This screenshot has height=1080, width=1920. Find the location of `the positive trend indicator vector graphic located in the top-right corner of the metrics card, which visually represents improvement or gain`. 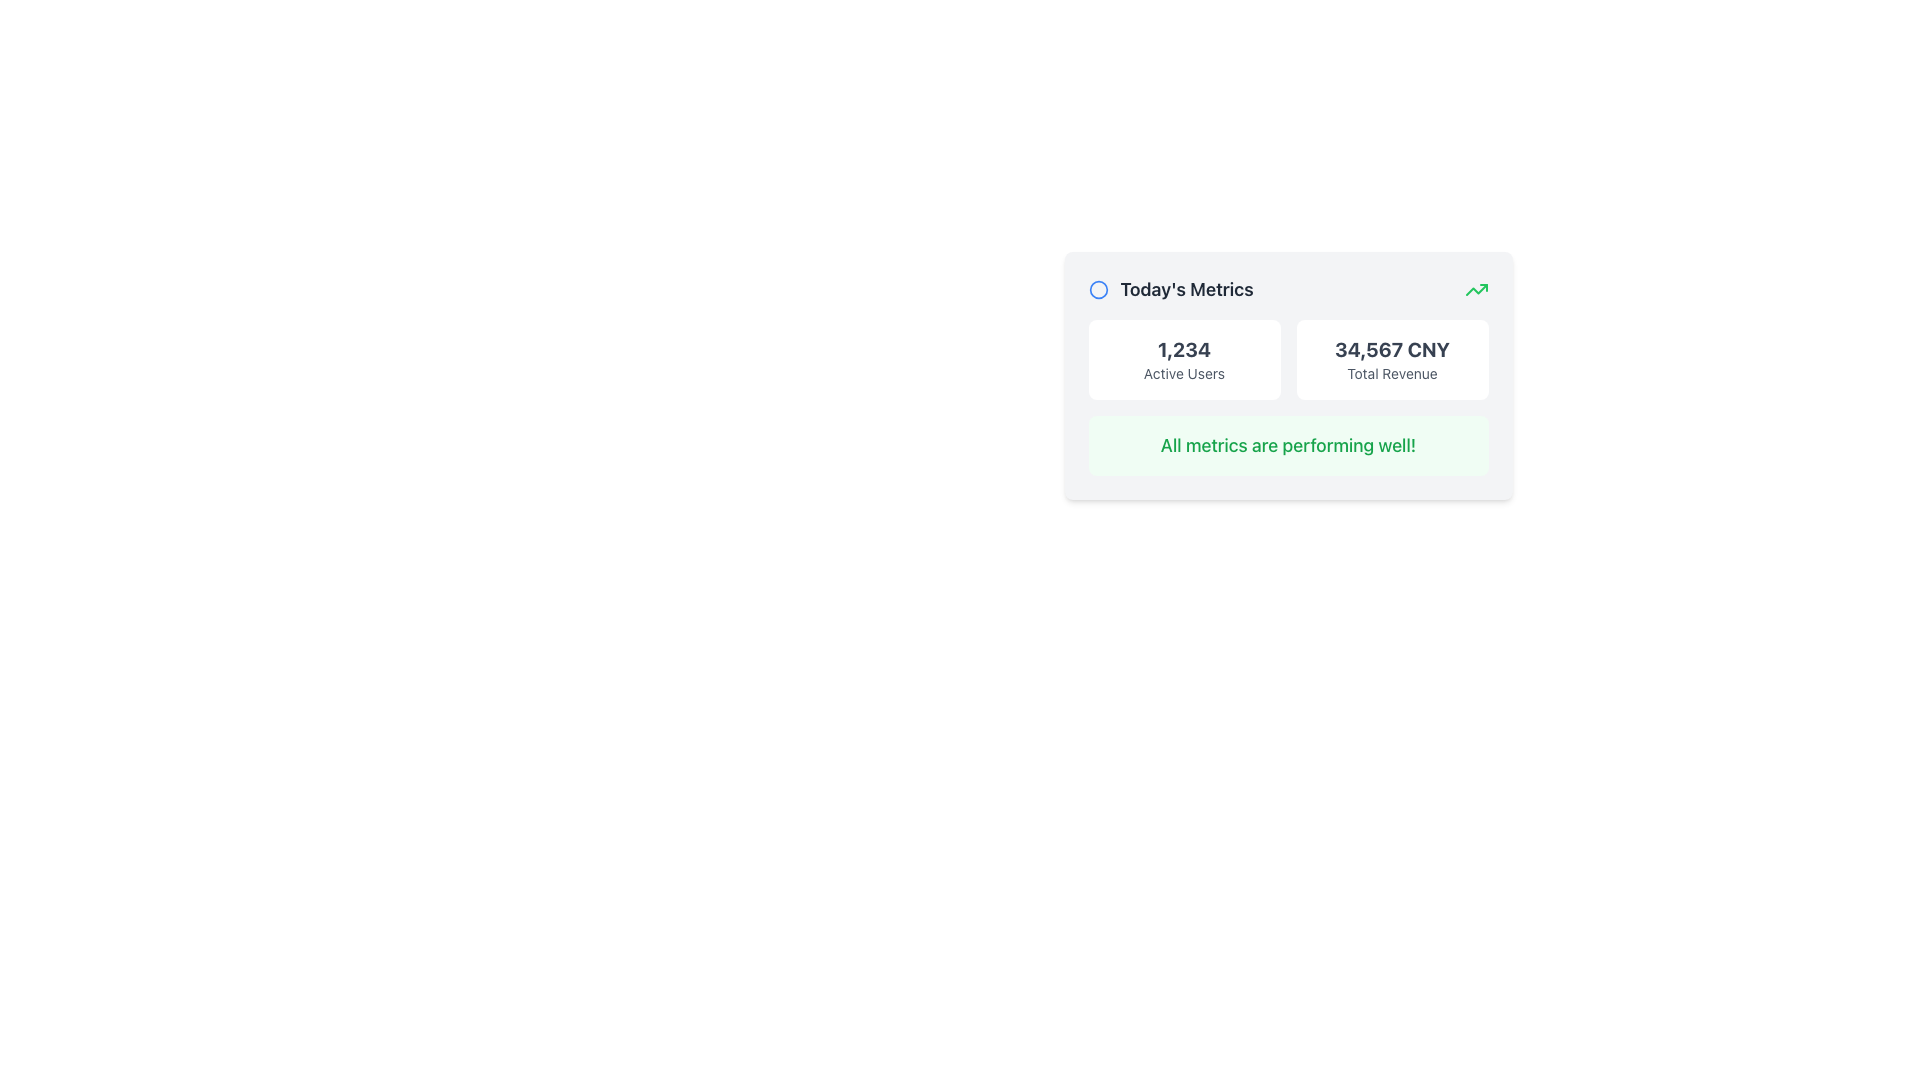

the positive trend indicator vector graphic located in the top-right corner of the metrics card, which visually represents improvement or gain is located at coordinates (1476, 289).